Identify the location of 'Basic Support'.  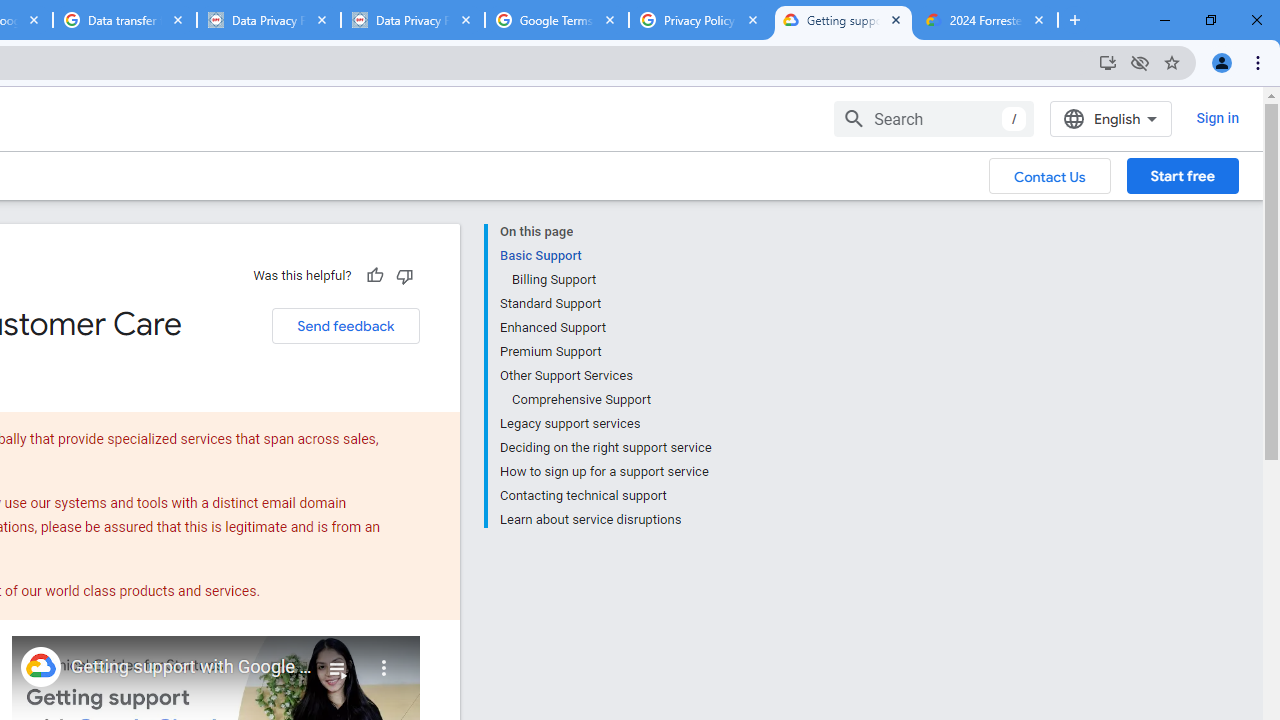
(604, 254).